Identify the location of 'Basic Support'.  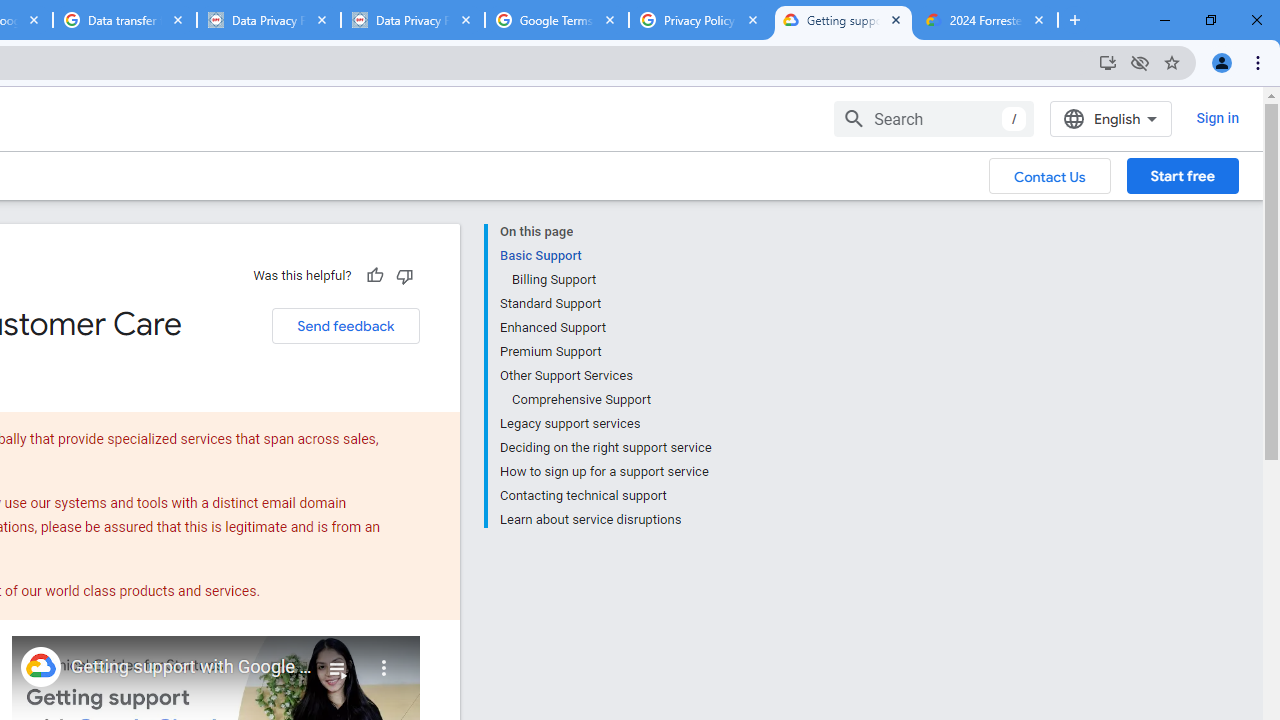
(604, 254).